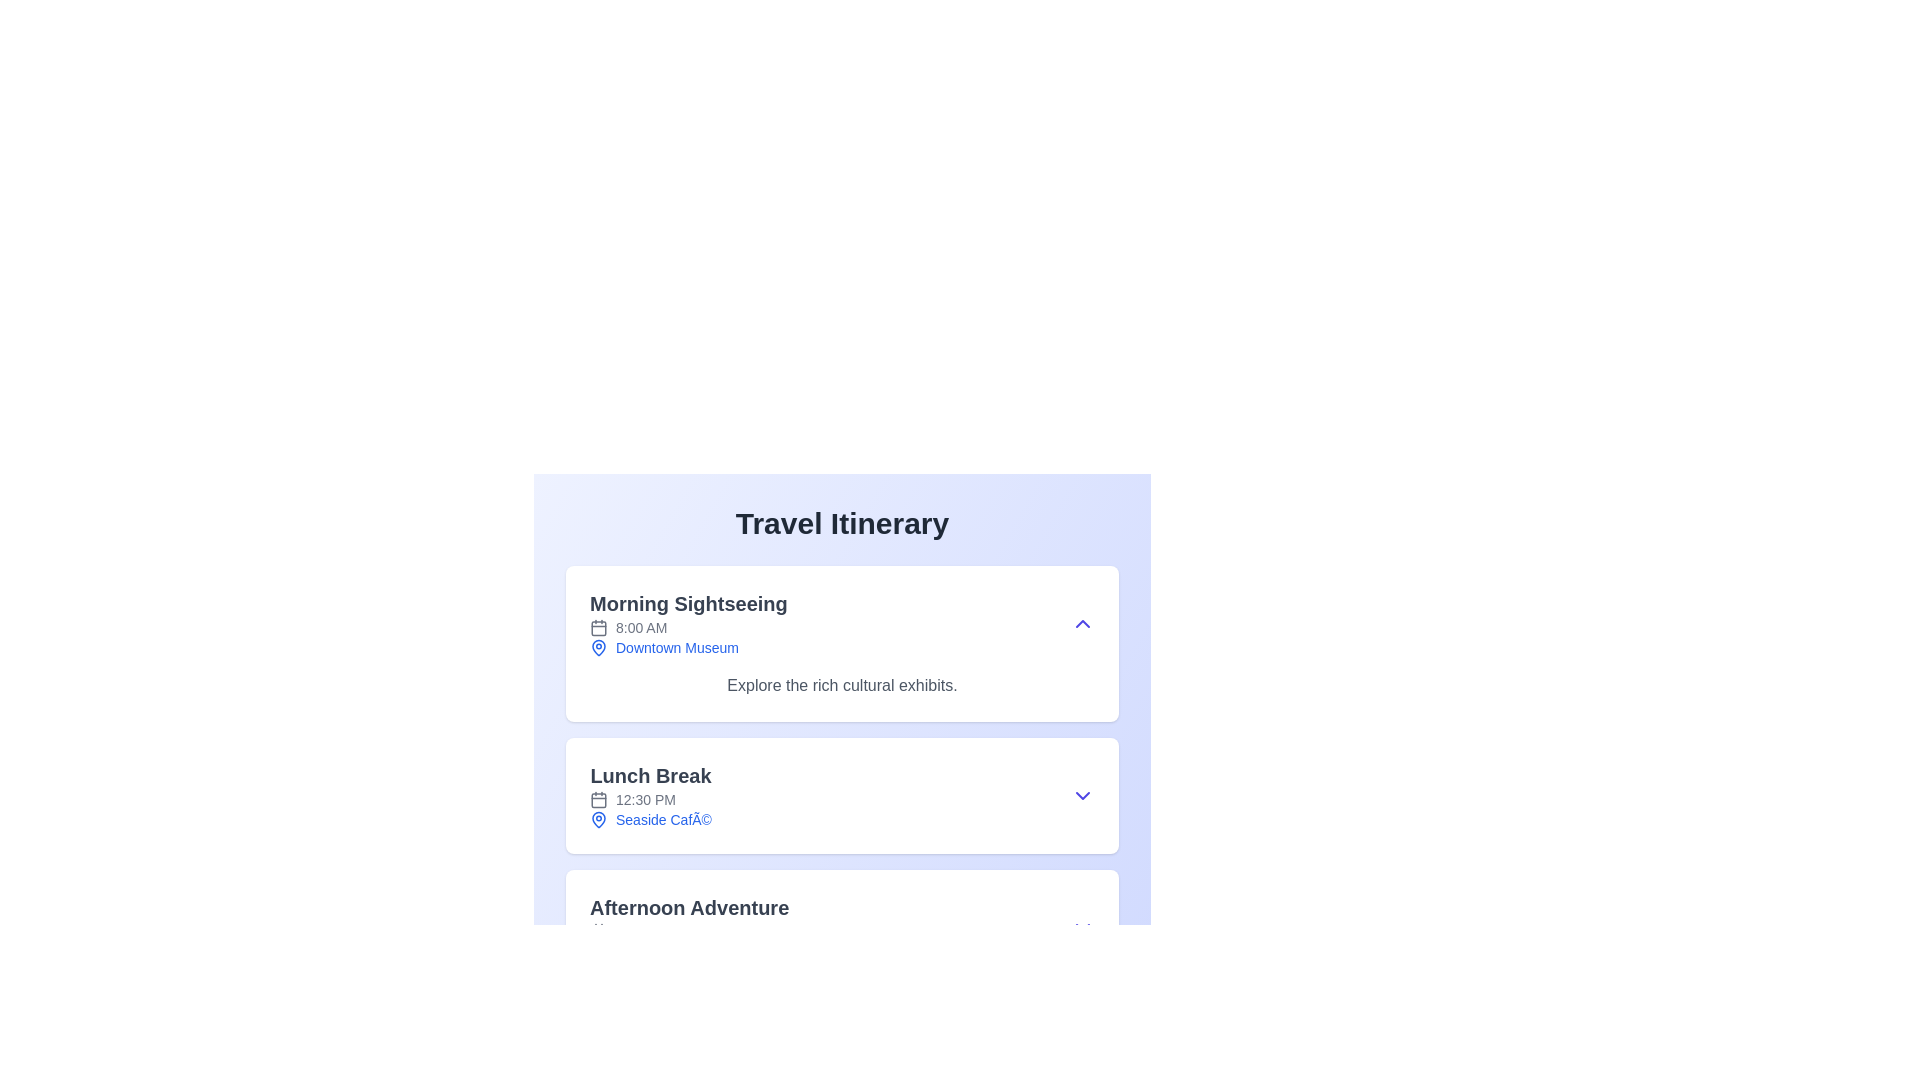  Describe the element at coordinates (842, 686) in the screenshot. I see `the white box-shaped panel titled 'Morning Sightseeing' containing details about the itinerary such as time, location, and description` at that location.